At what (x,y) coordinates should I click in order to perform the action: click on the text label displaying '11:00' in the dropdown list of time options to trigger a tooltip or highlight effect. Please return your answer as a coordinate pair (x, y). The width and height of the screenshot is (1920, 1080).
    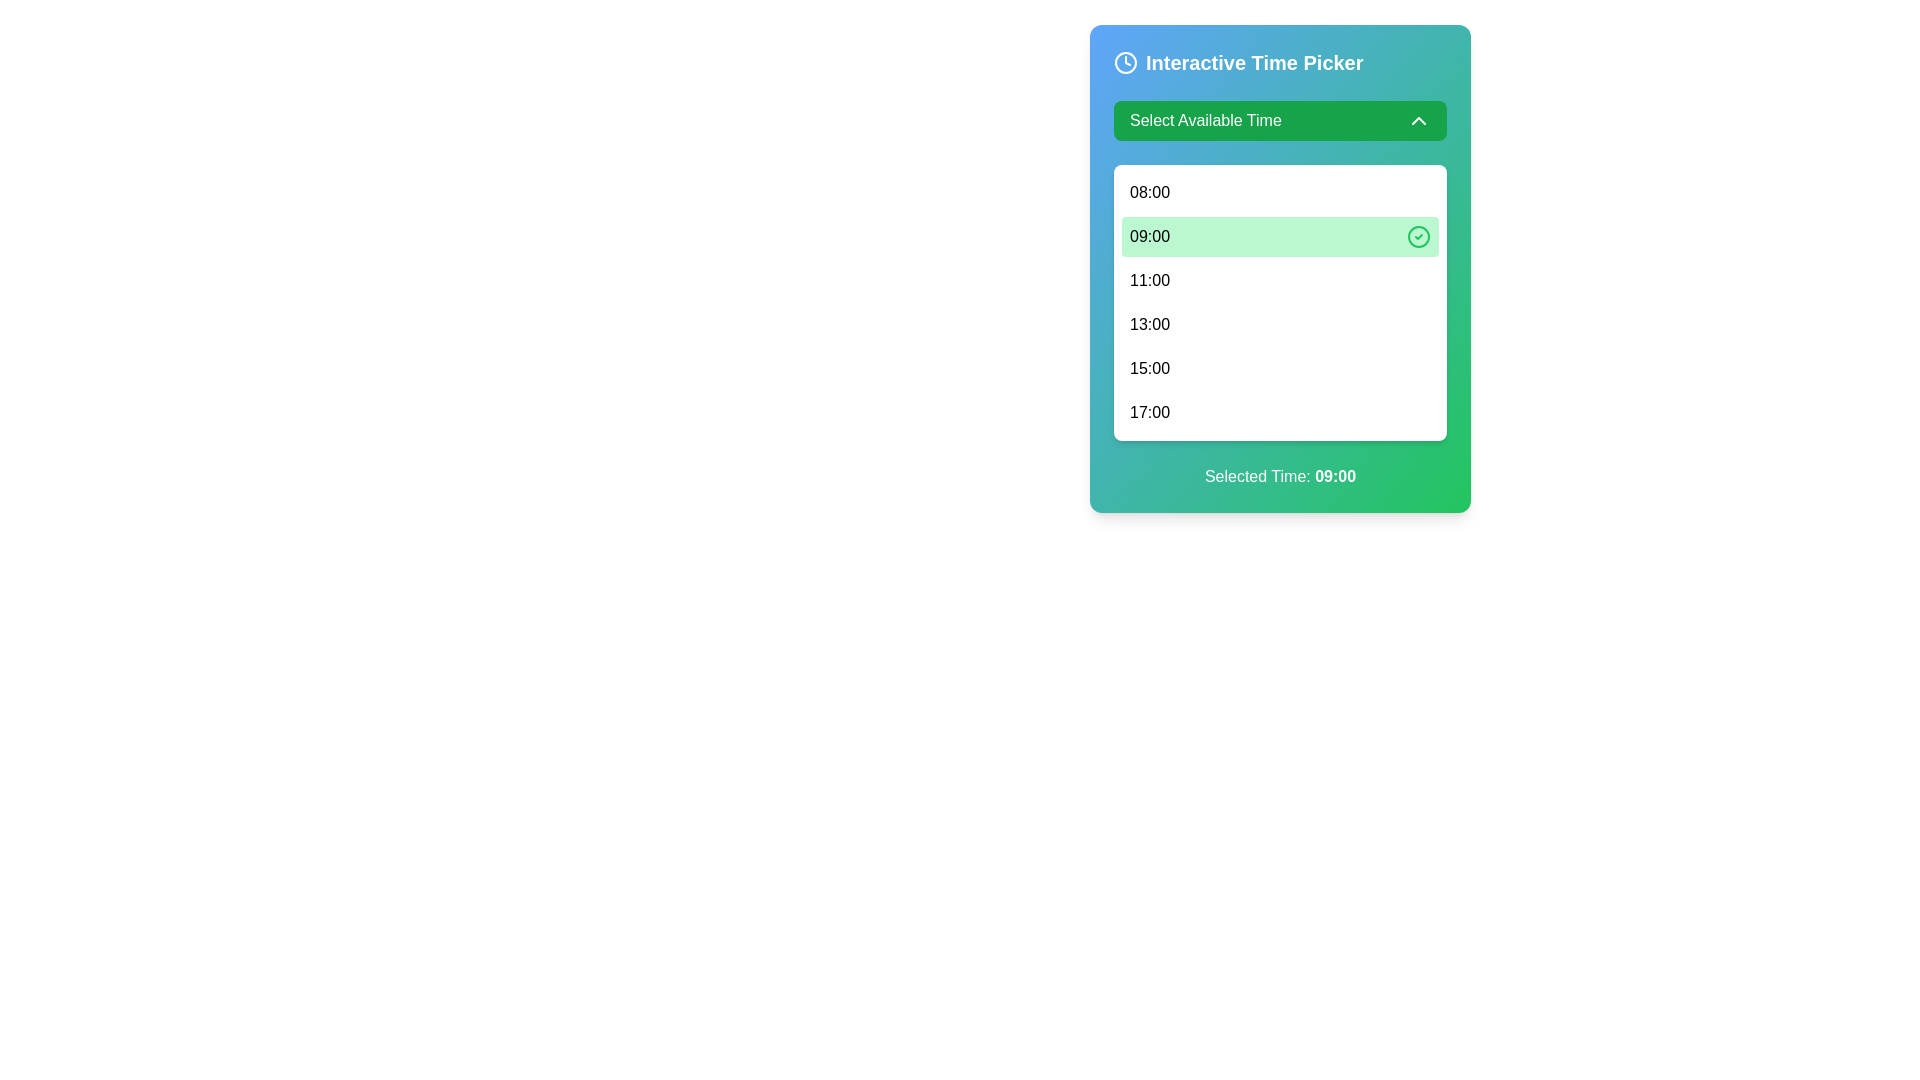
    Looking at the image, I should click on (1150, 281).